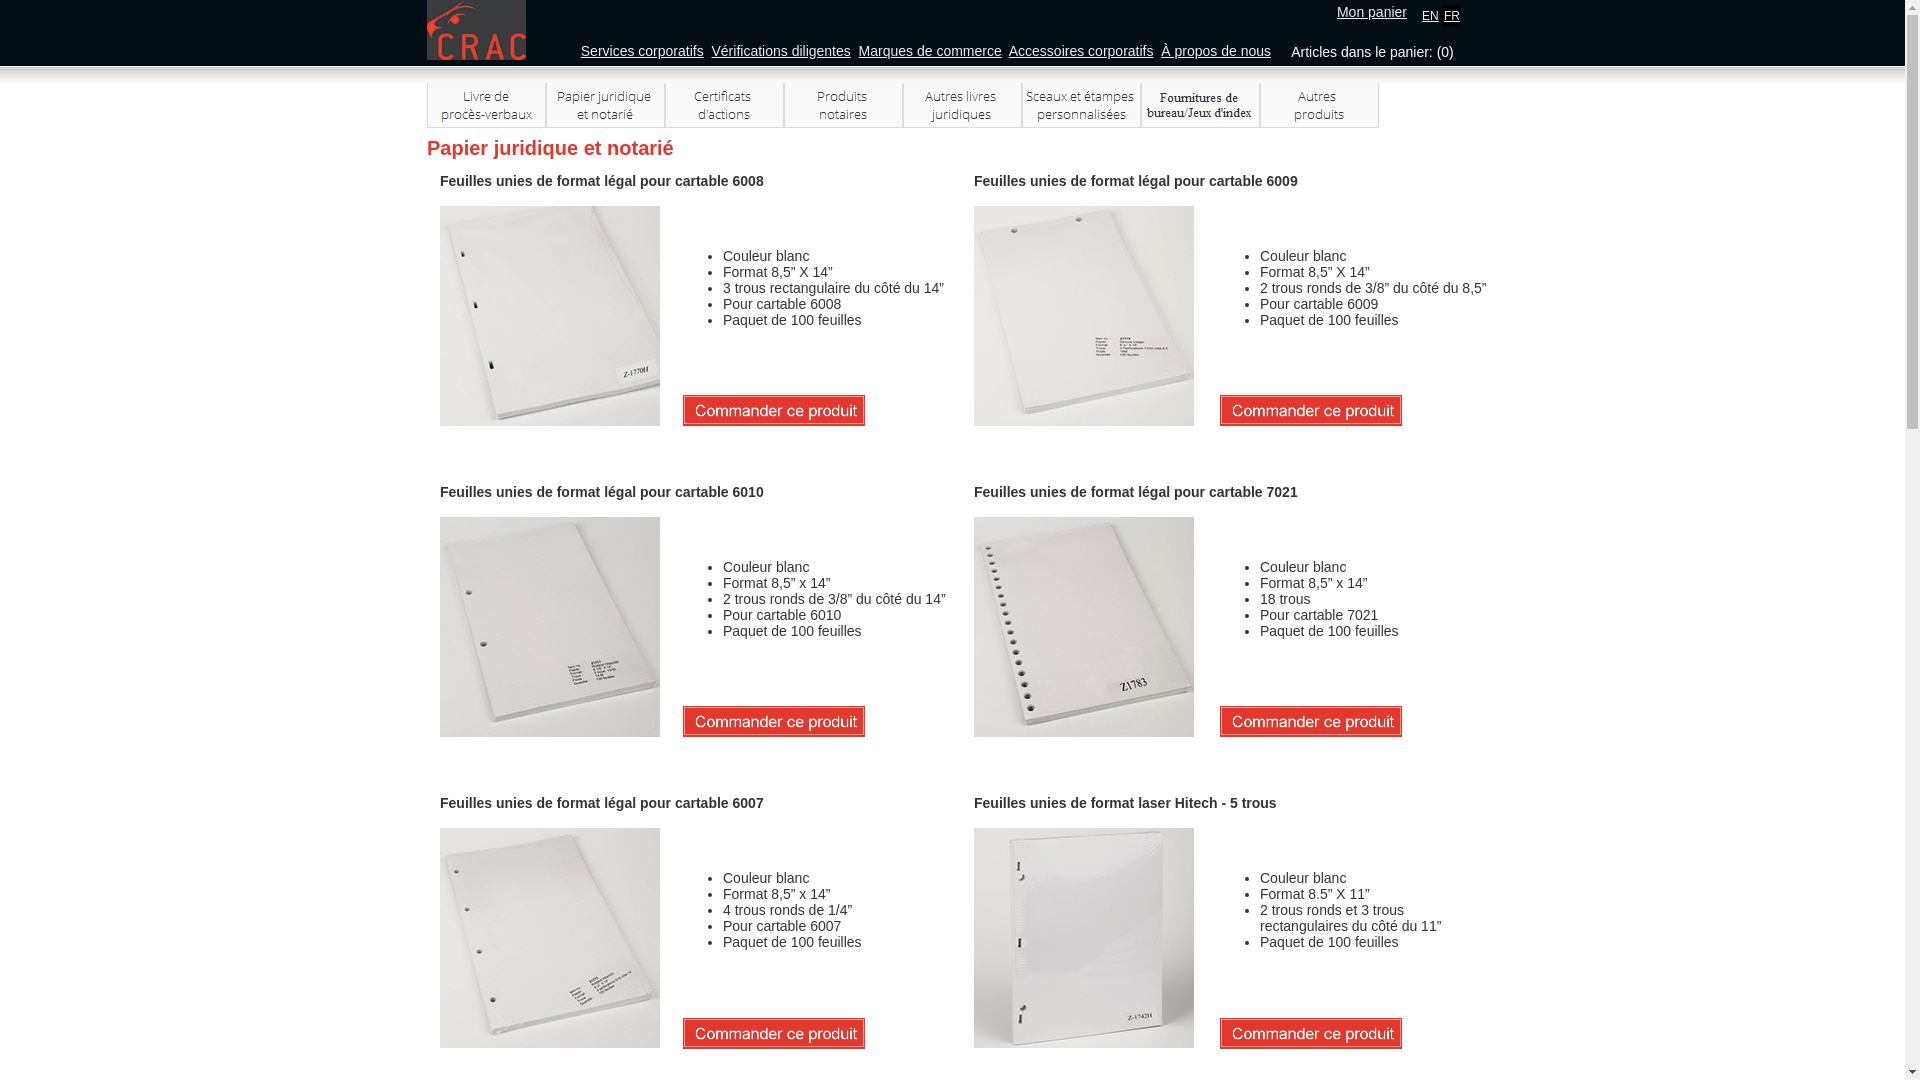 The height and width of the screenshot is (1080, 1920). Describe the element at coordinates (843, 105) in the screenshot. I see `'Produits` at that location.